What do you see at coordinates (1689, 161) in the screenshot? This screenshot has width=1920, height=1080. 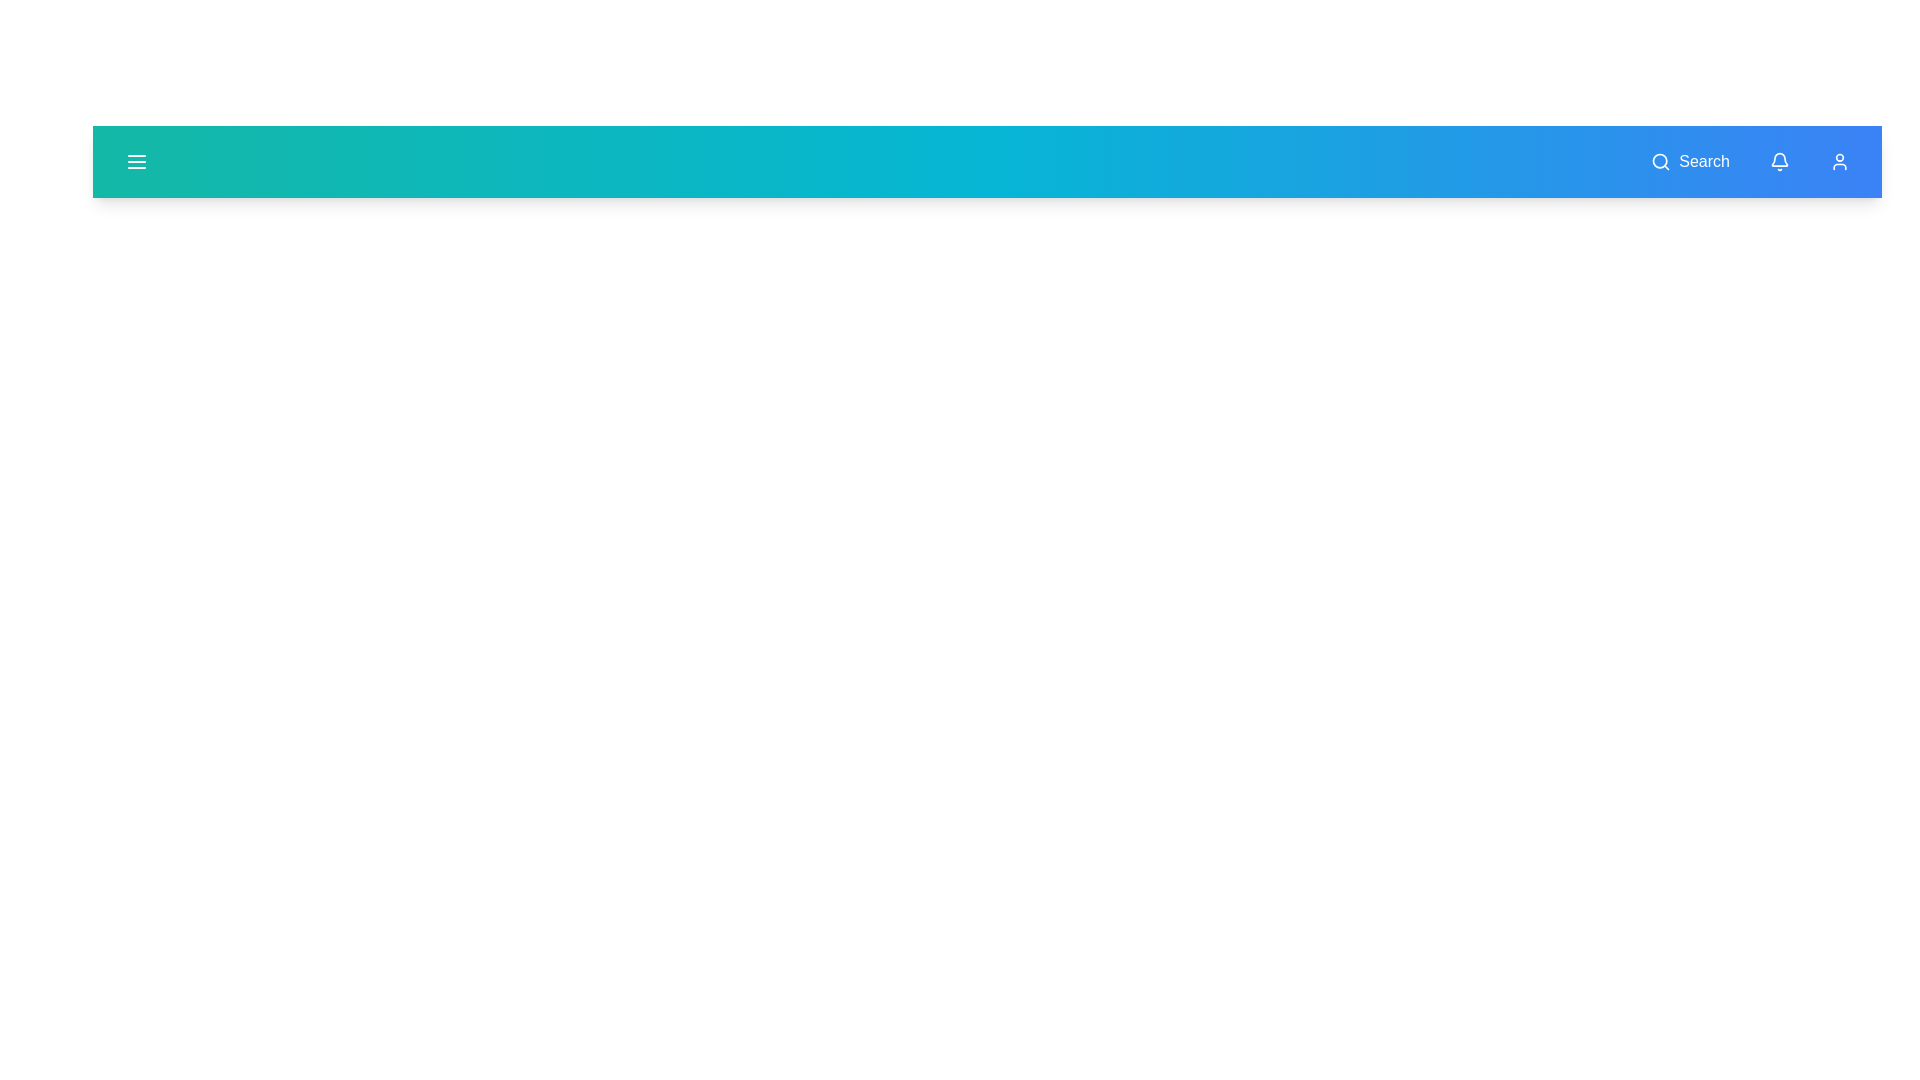 I see `the search button to initiate a search` at bounding box center [1689, 161].